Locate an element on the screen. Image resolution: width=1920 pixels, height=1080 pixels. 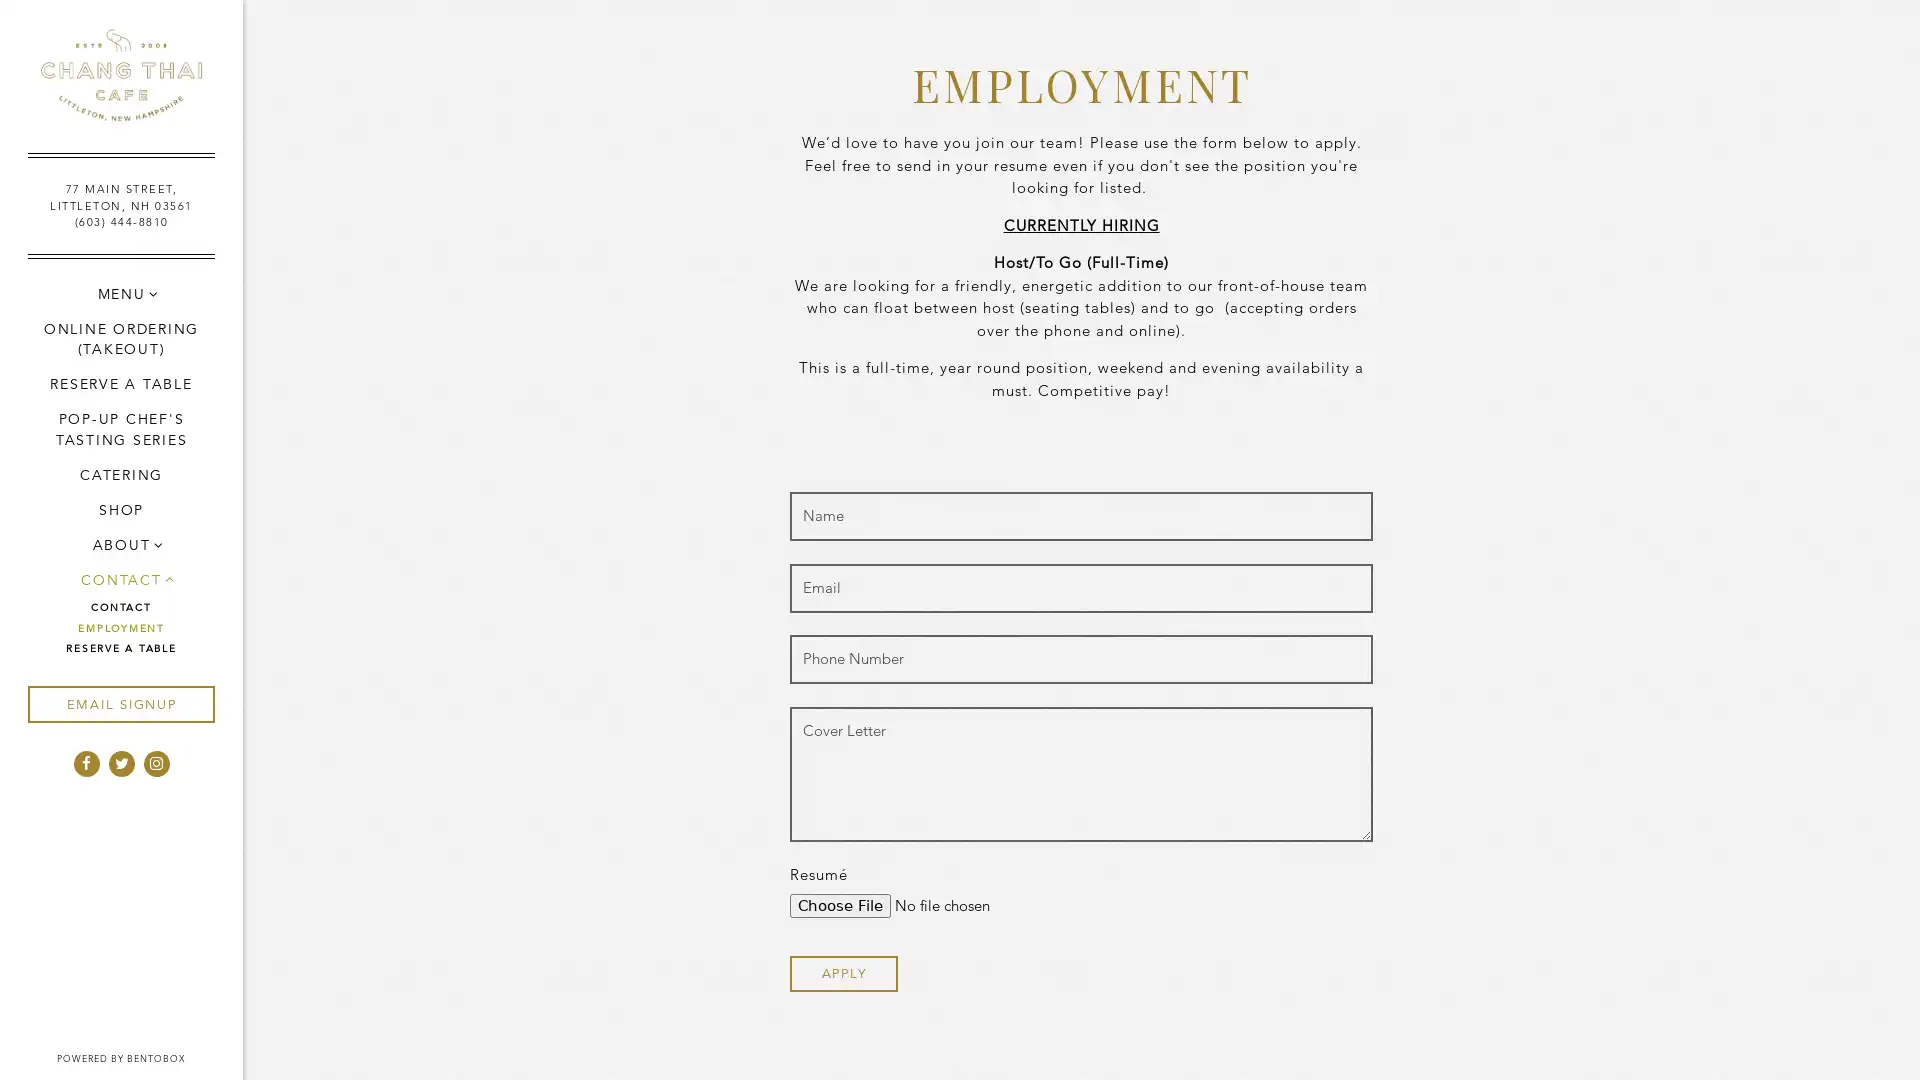
CONTACT is located at coordinates (119, 579).